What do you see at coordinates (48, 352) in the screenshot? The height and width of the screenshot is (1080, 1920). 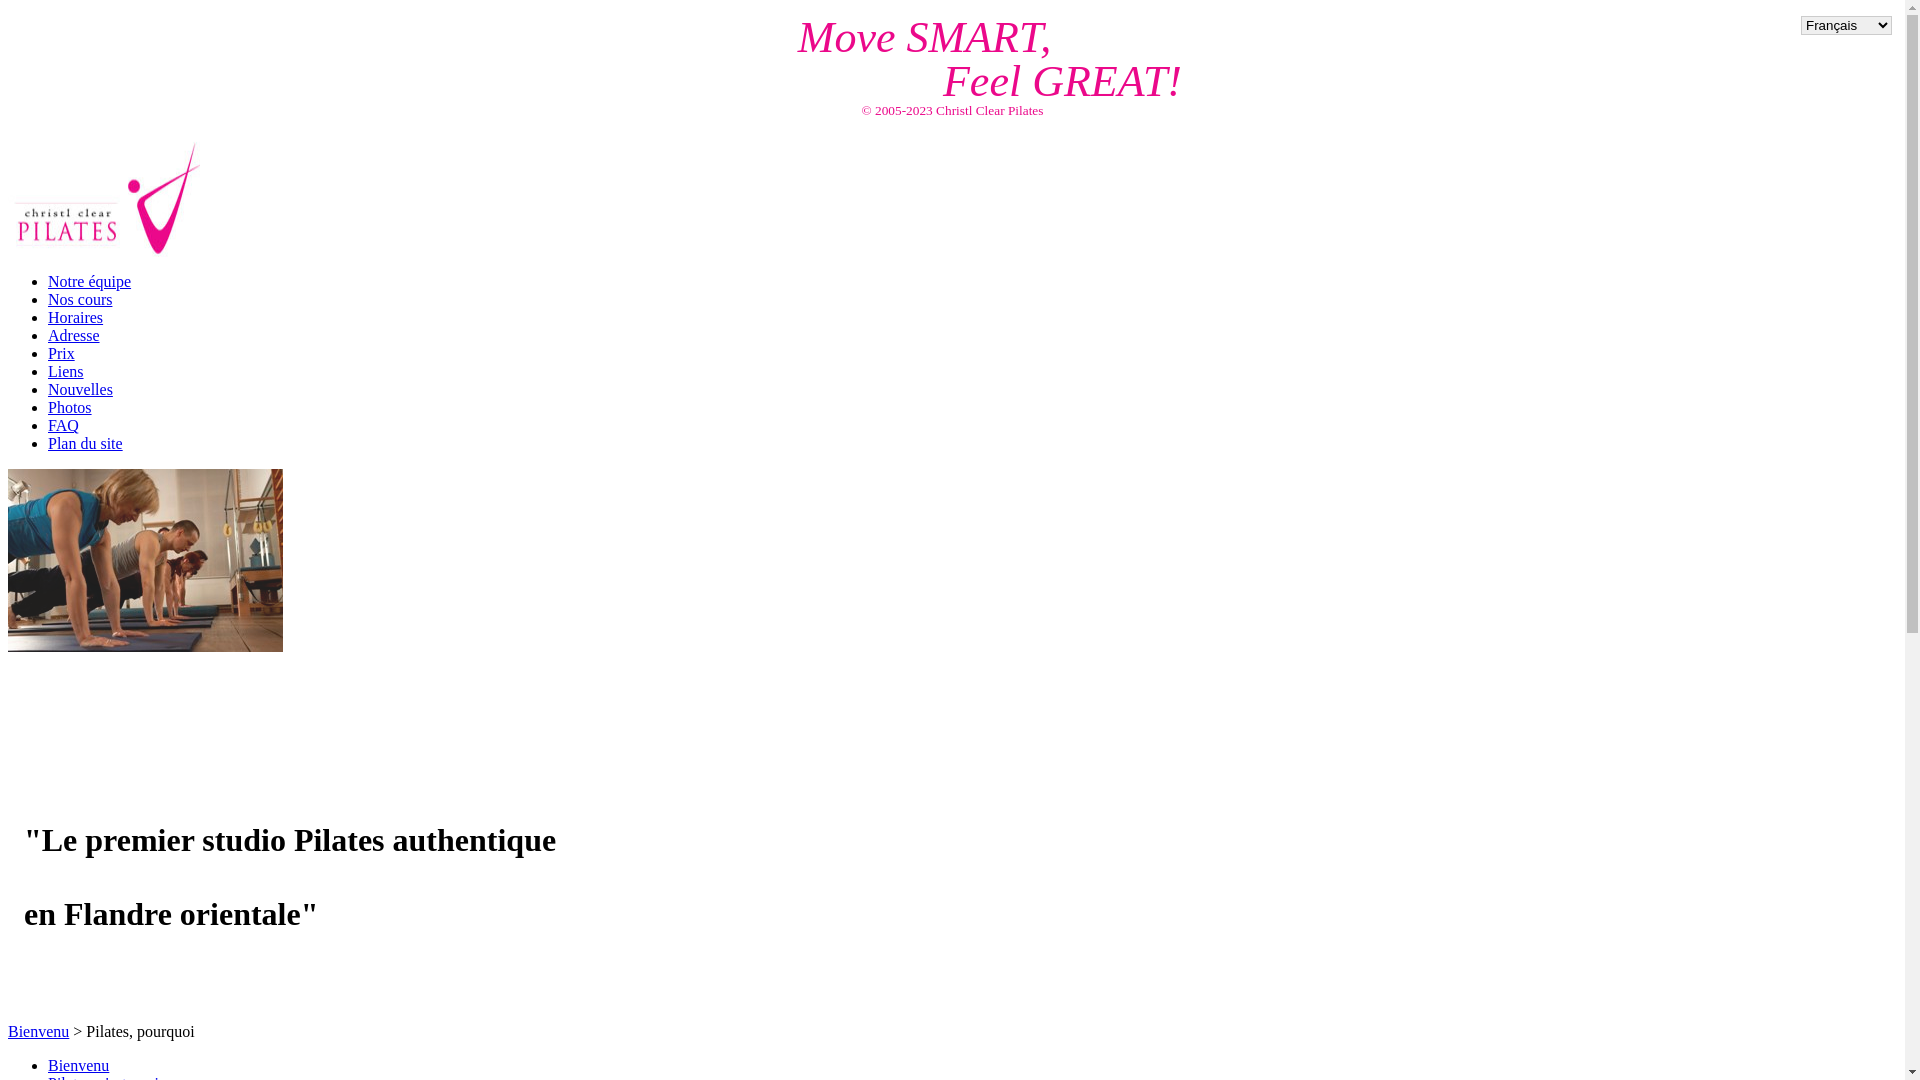 I see `'Prix'` at bounding box center [48, 352].